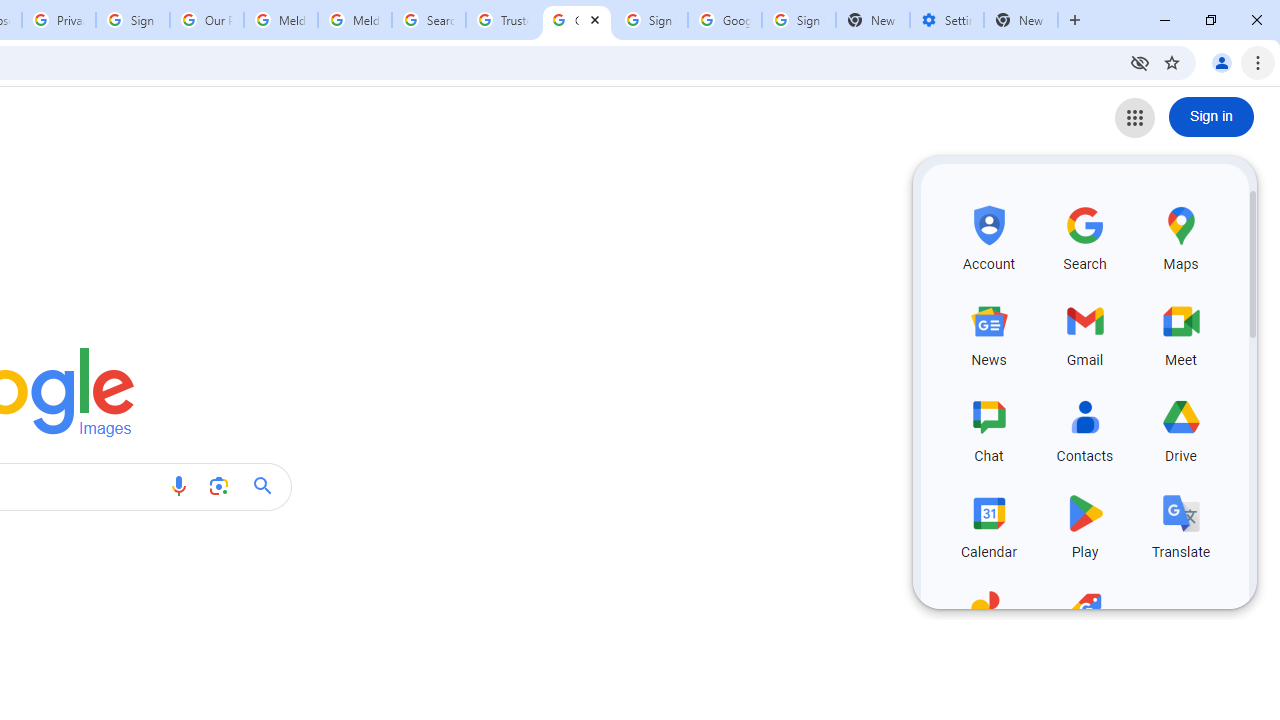 The height and width of the screenshot is (720, 1280). I want to click on 'Account, row 1 of 5 and column 1 of 3 in the first section', so click(988, 234).